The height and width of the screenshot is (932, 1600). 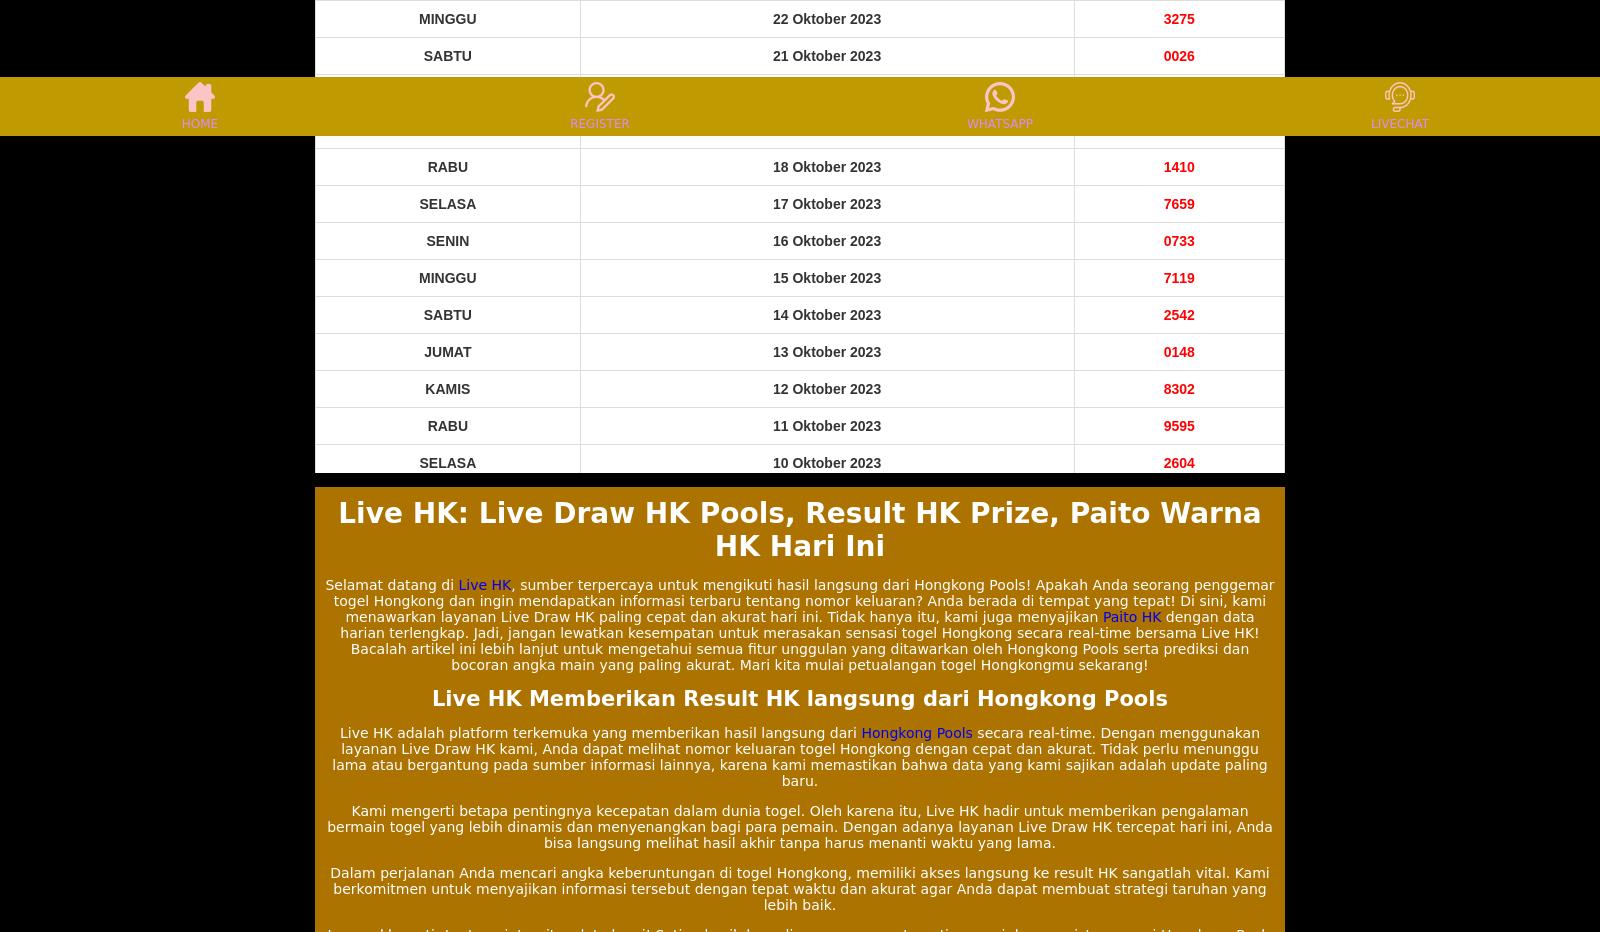 I want to click on 'WHATSAPP', so click(x=998, y=122).